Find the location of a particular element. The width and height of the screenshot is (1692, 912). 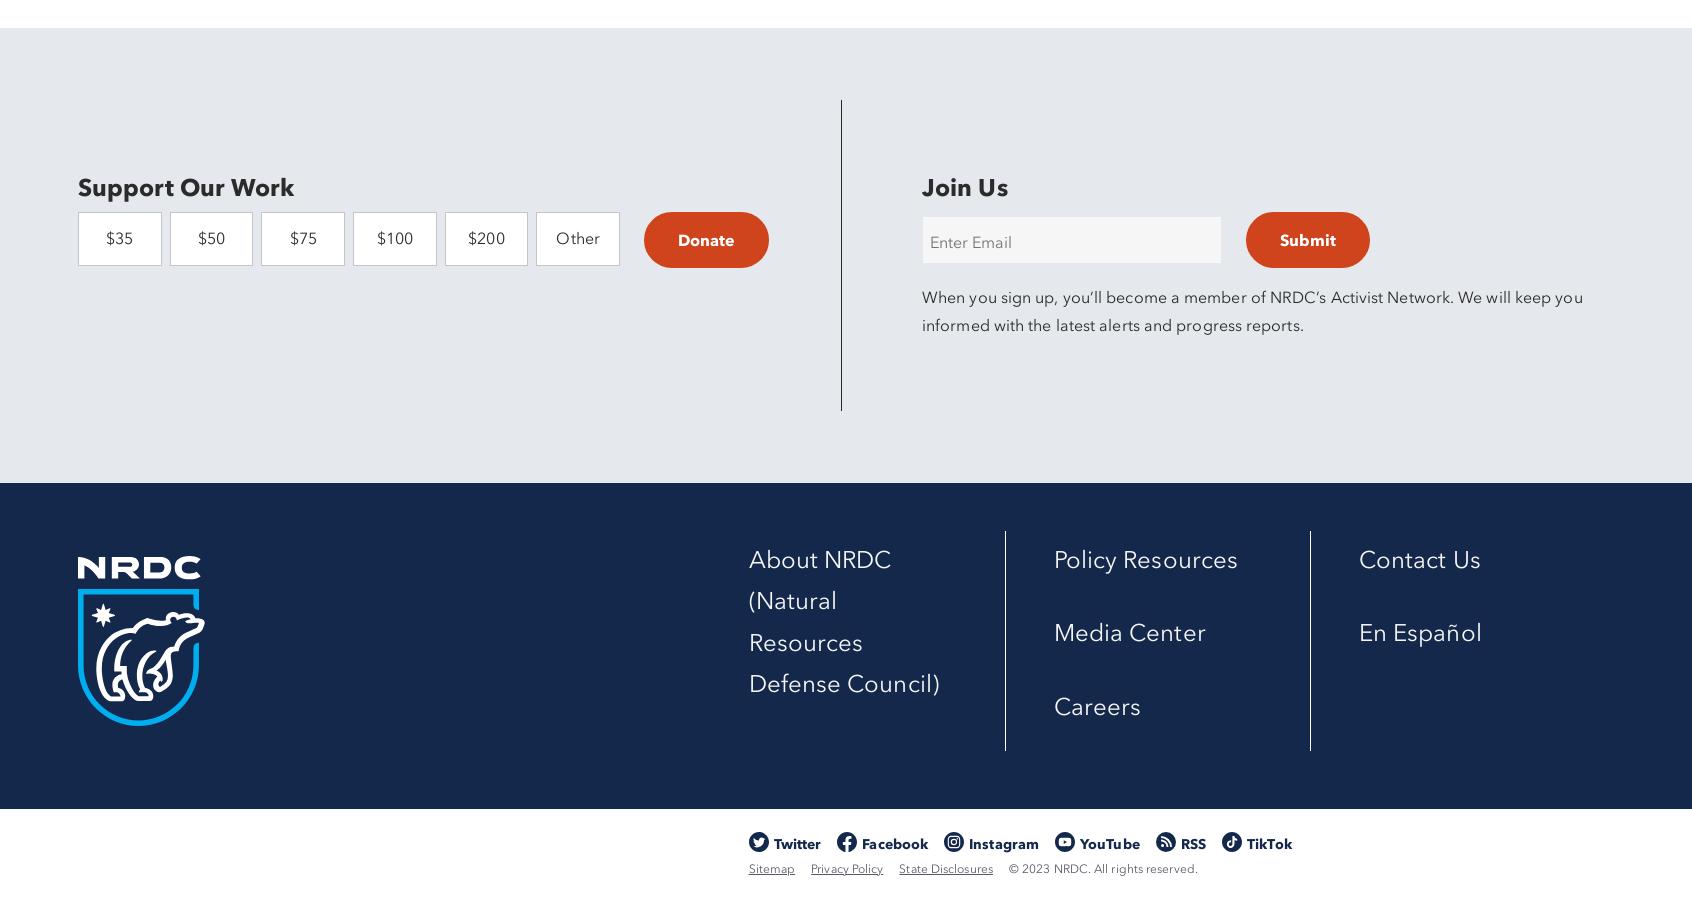

'Careers' is located at coordinates (1051, 705).